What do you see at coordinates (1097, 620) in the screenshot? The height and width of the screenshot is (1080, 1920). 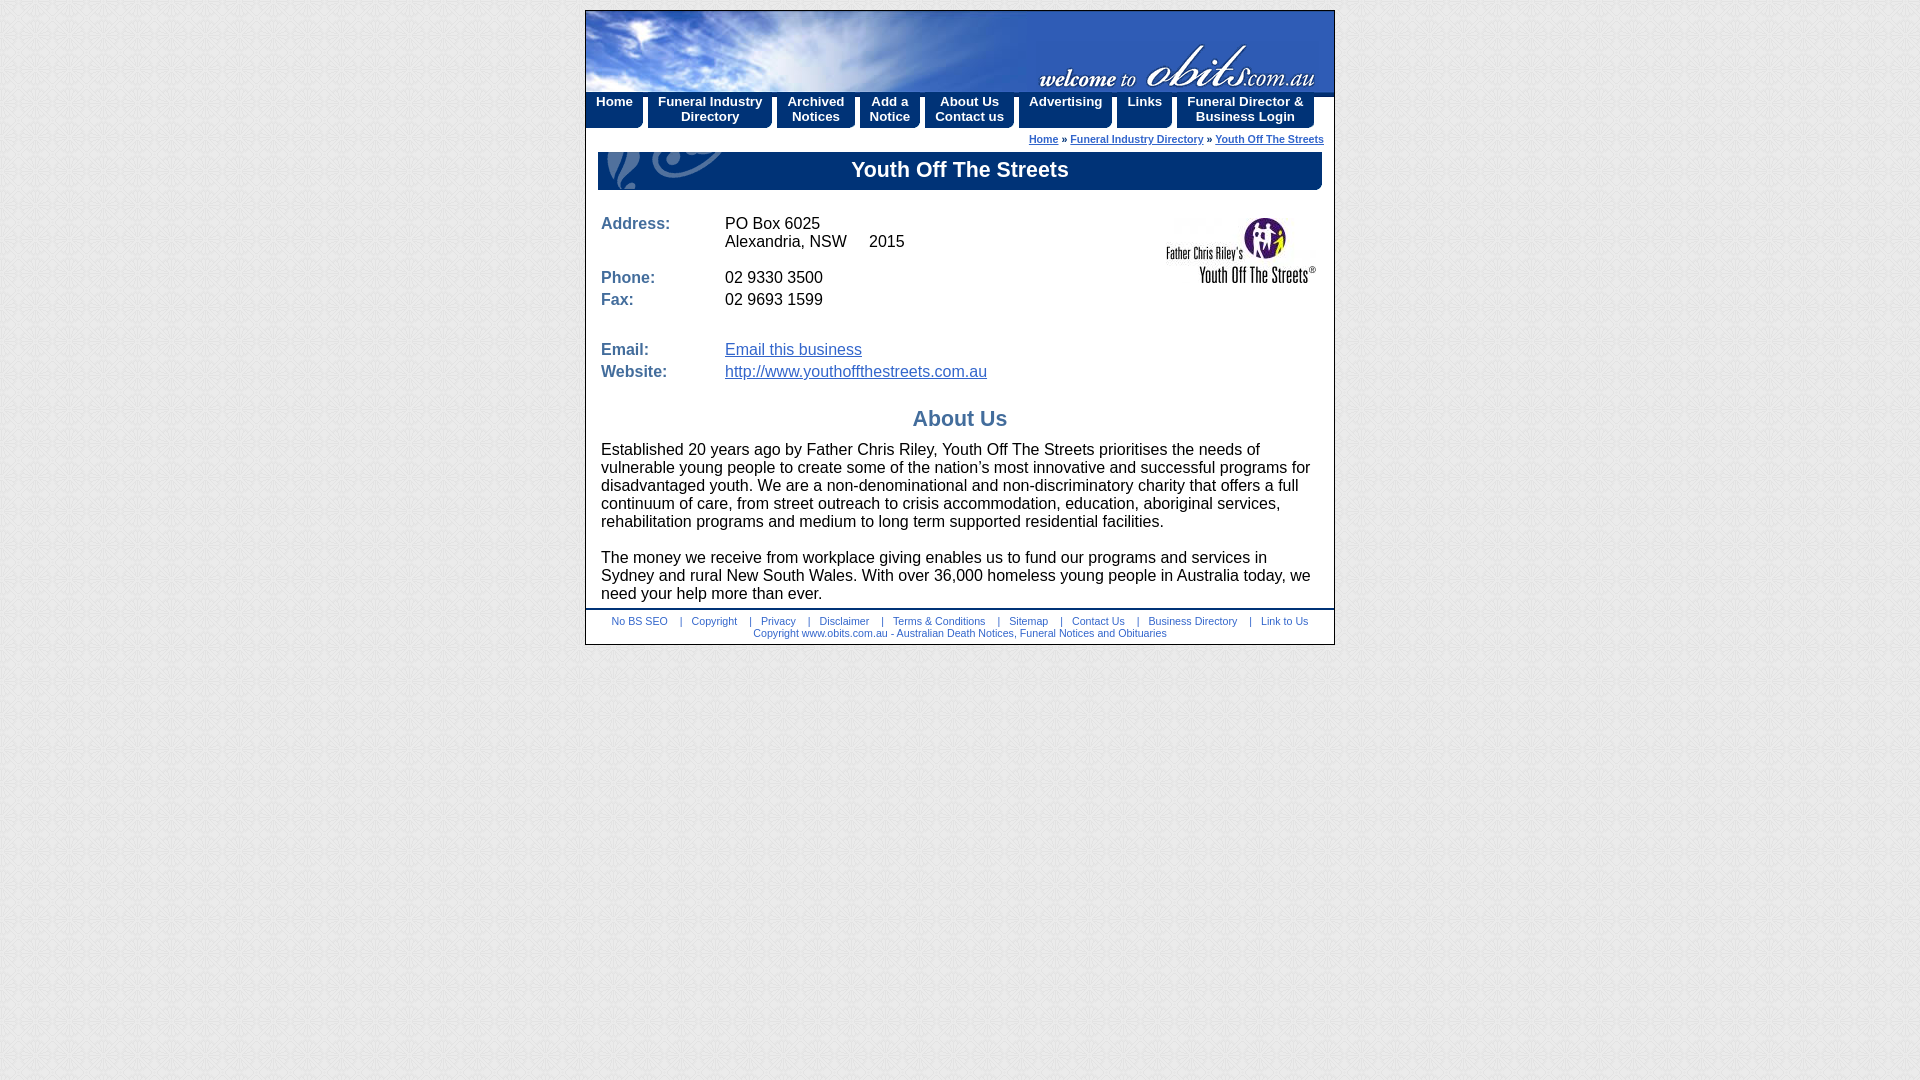 I see `'Contact Us'` at bounding box center [1097, 620].